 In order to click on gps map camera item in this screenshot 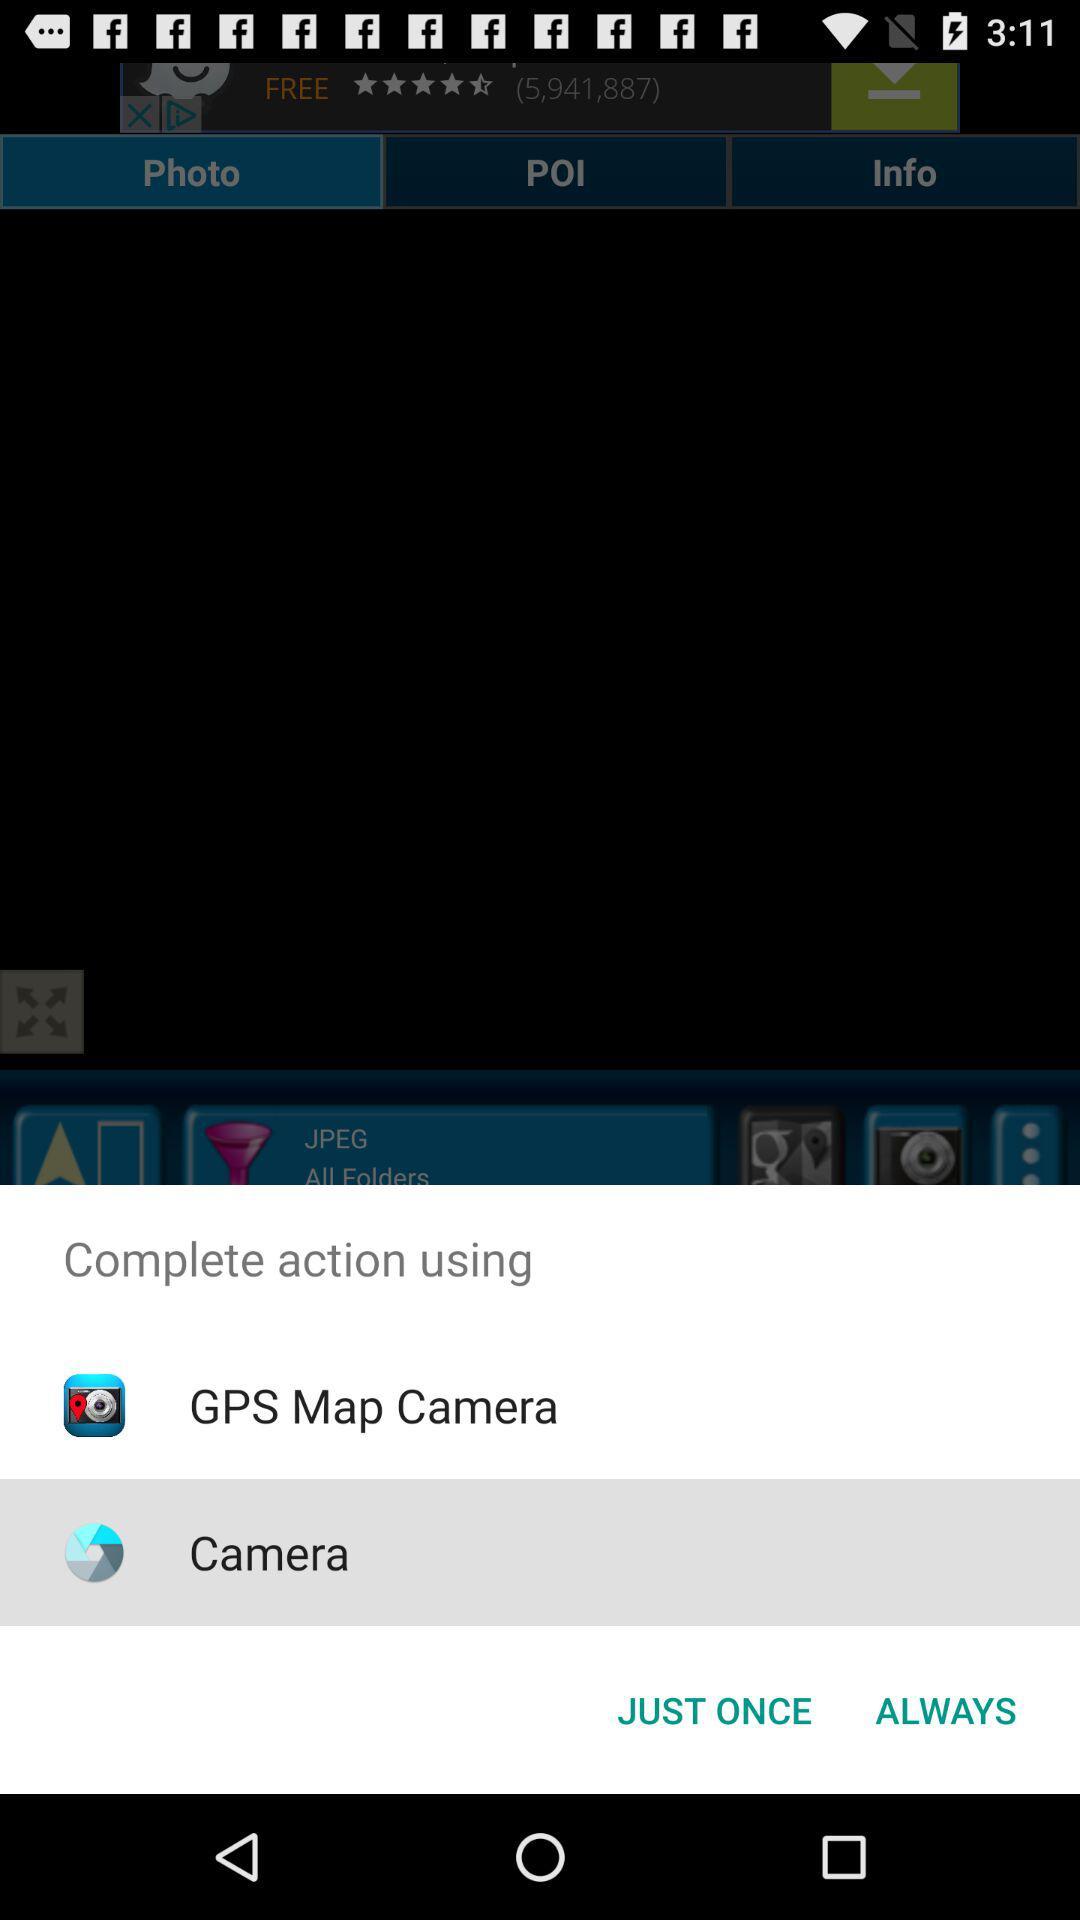, I will do `click(373, 1404)`.